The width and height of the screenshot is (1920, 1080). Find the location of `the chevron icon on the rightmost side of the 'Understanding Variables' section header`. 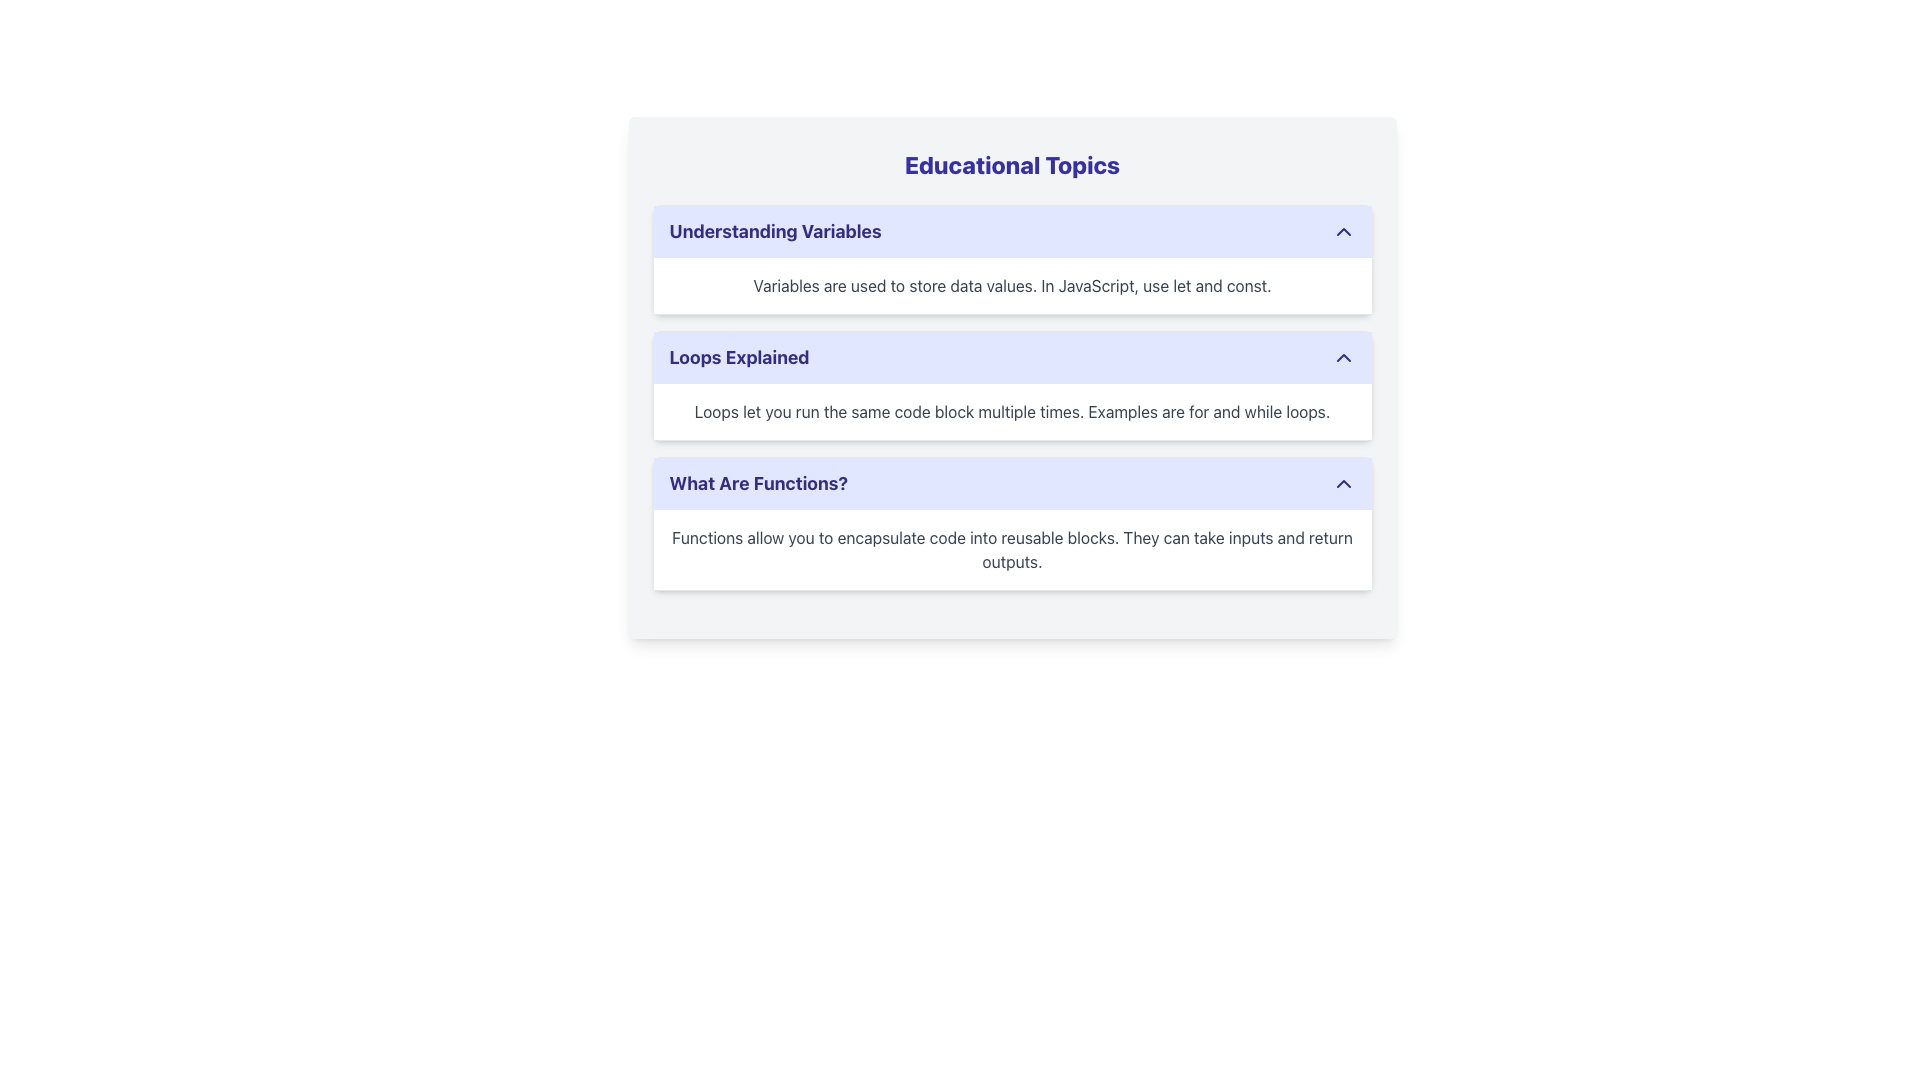

the chevron icon on the rightmost side of the 'Understanding Variables' section header is located at coordinates (1343, 230).